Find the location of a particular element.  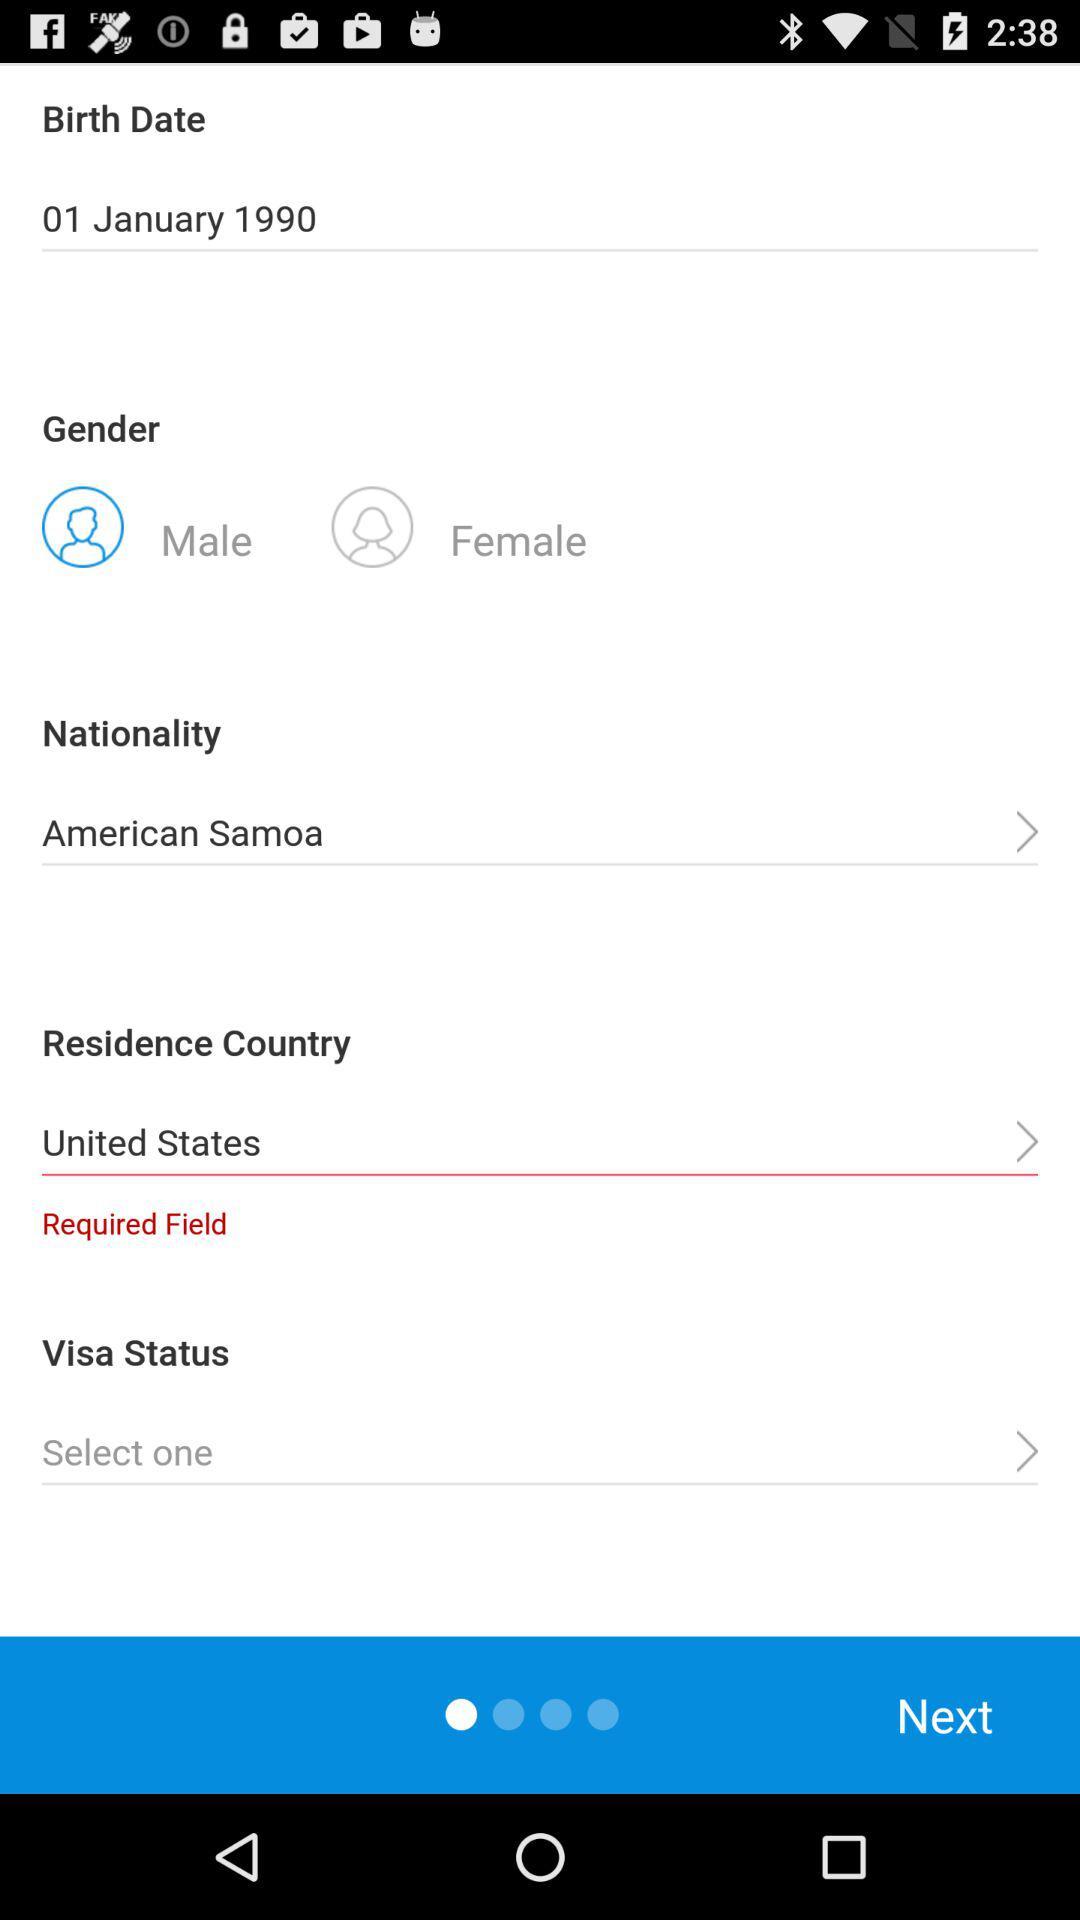

icon to the right of the male is located at coordinates (459, 525).